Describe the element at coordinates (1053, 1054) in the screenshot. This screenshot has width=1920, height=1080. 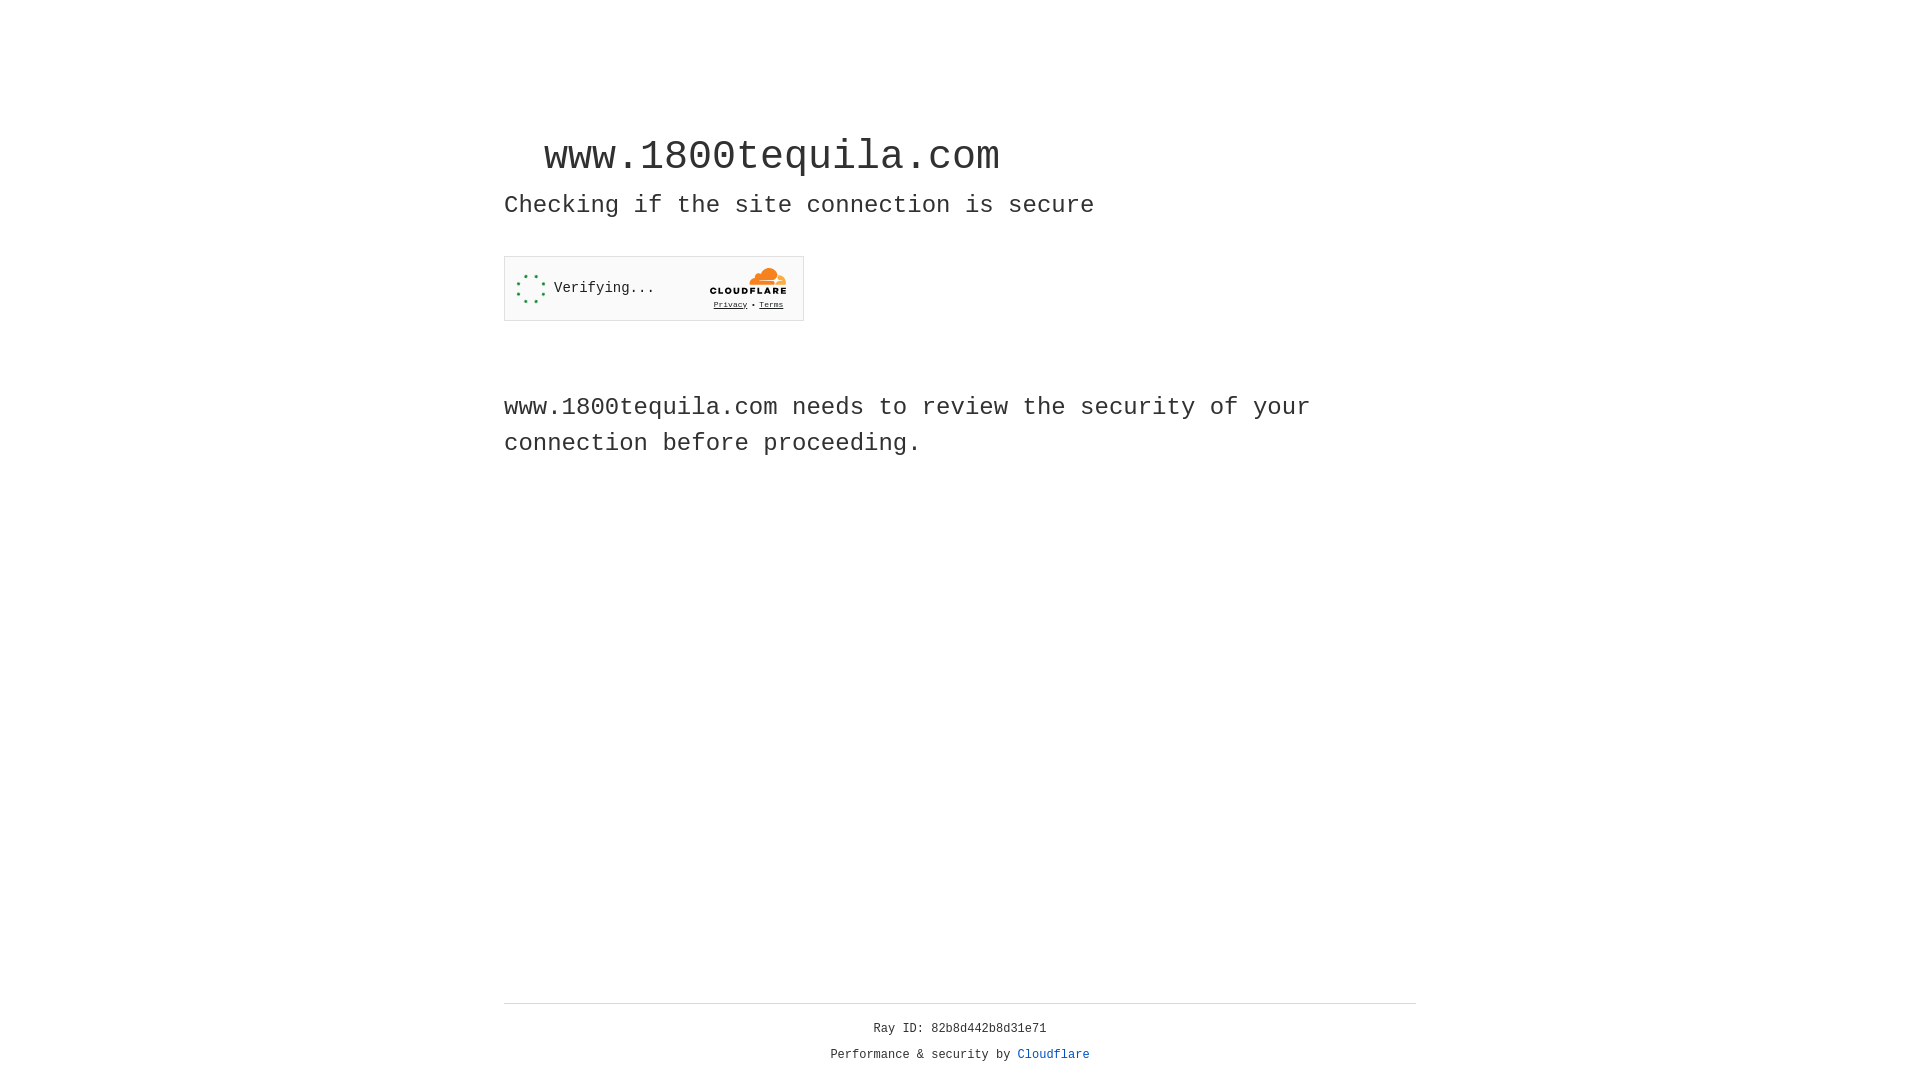
I see `'Cloudflare'` at that location.